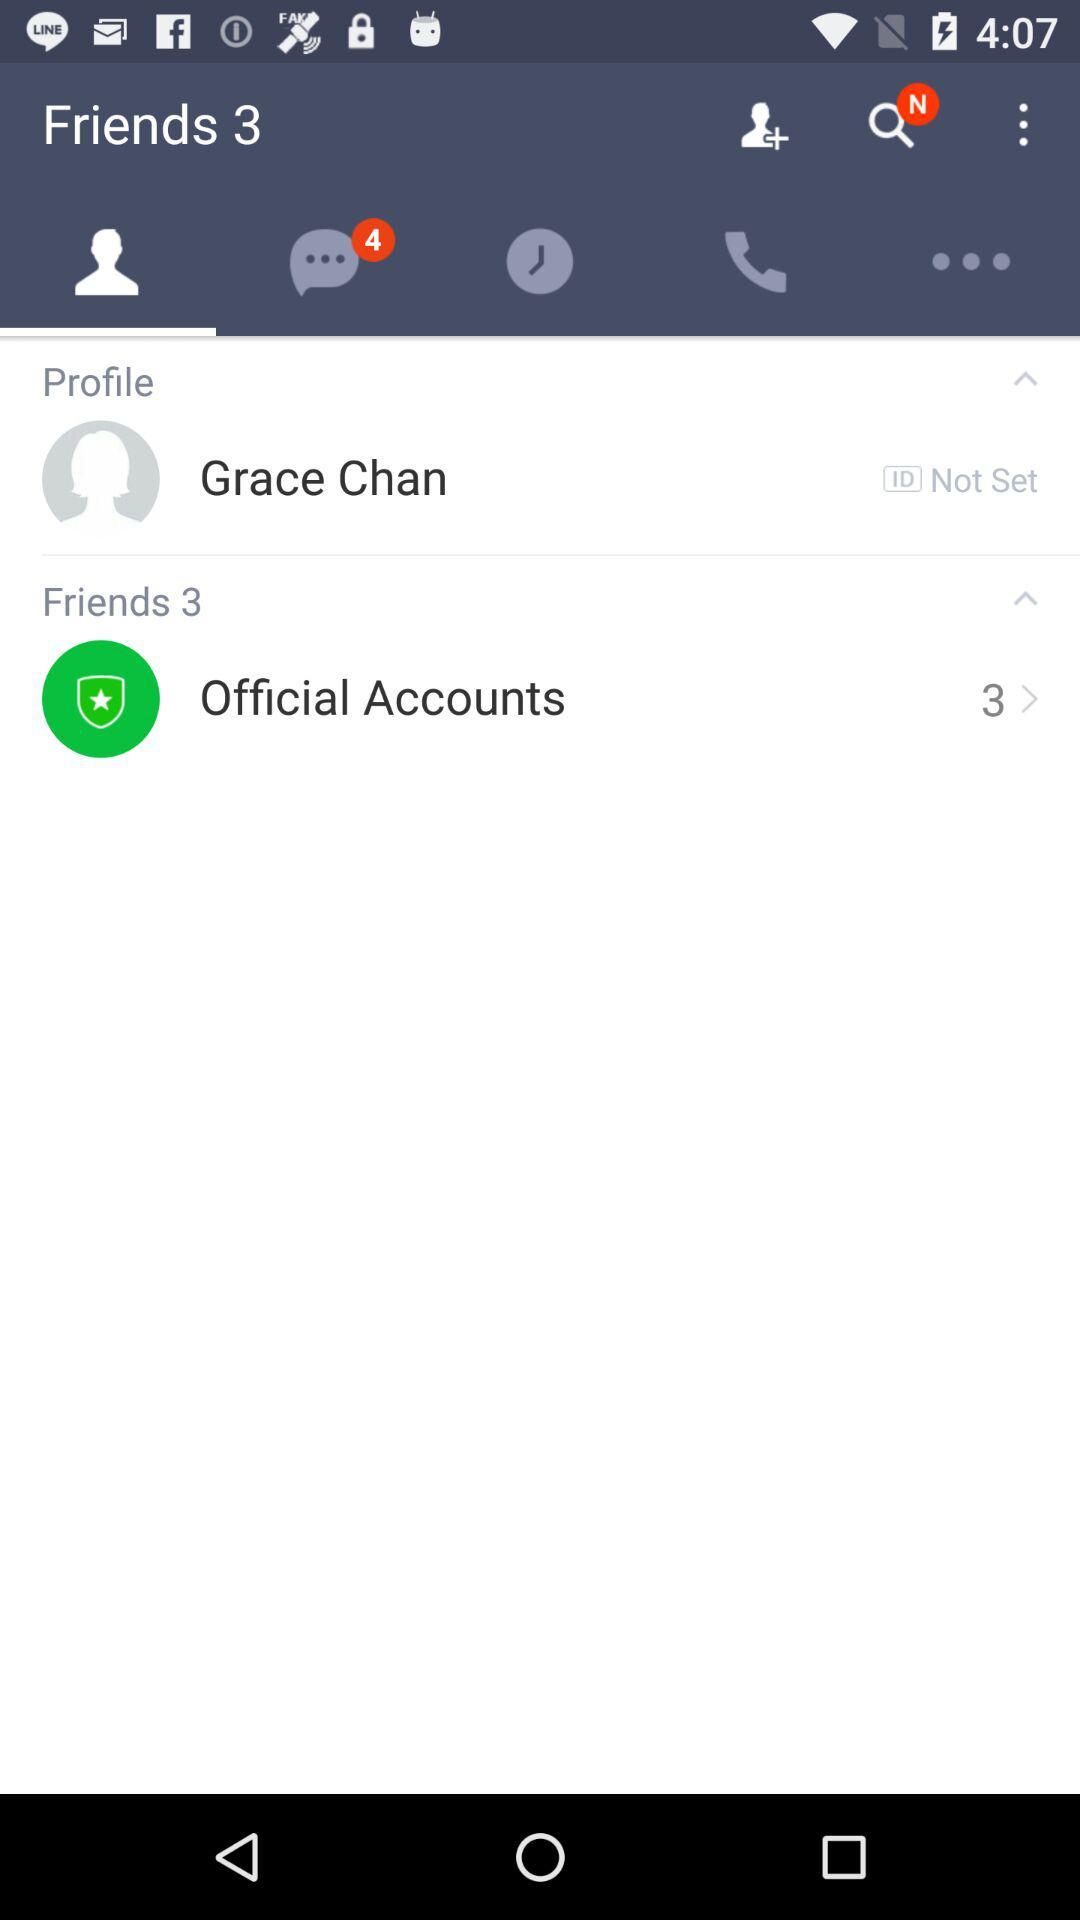 The height and width of the screenshot is (1920, 1080). Describe the element at coordinates (971, 261) in the screenshot. I see `the more icon` at that location.